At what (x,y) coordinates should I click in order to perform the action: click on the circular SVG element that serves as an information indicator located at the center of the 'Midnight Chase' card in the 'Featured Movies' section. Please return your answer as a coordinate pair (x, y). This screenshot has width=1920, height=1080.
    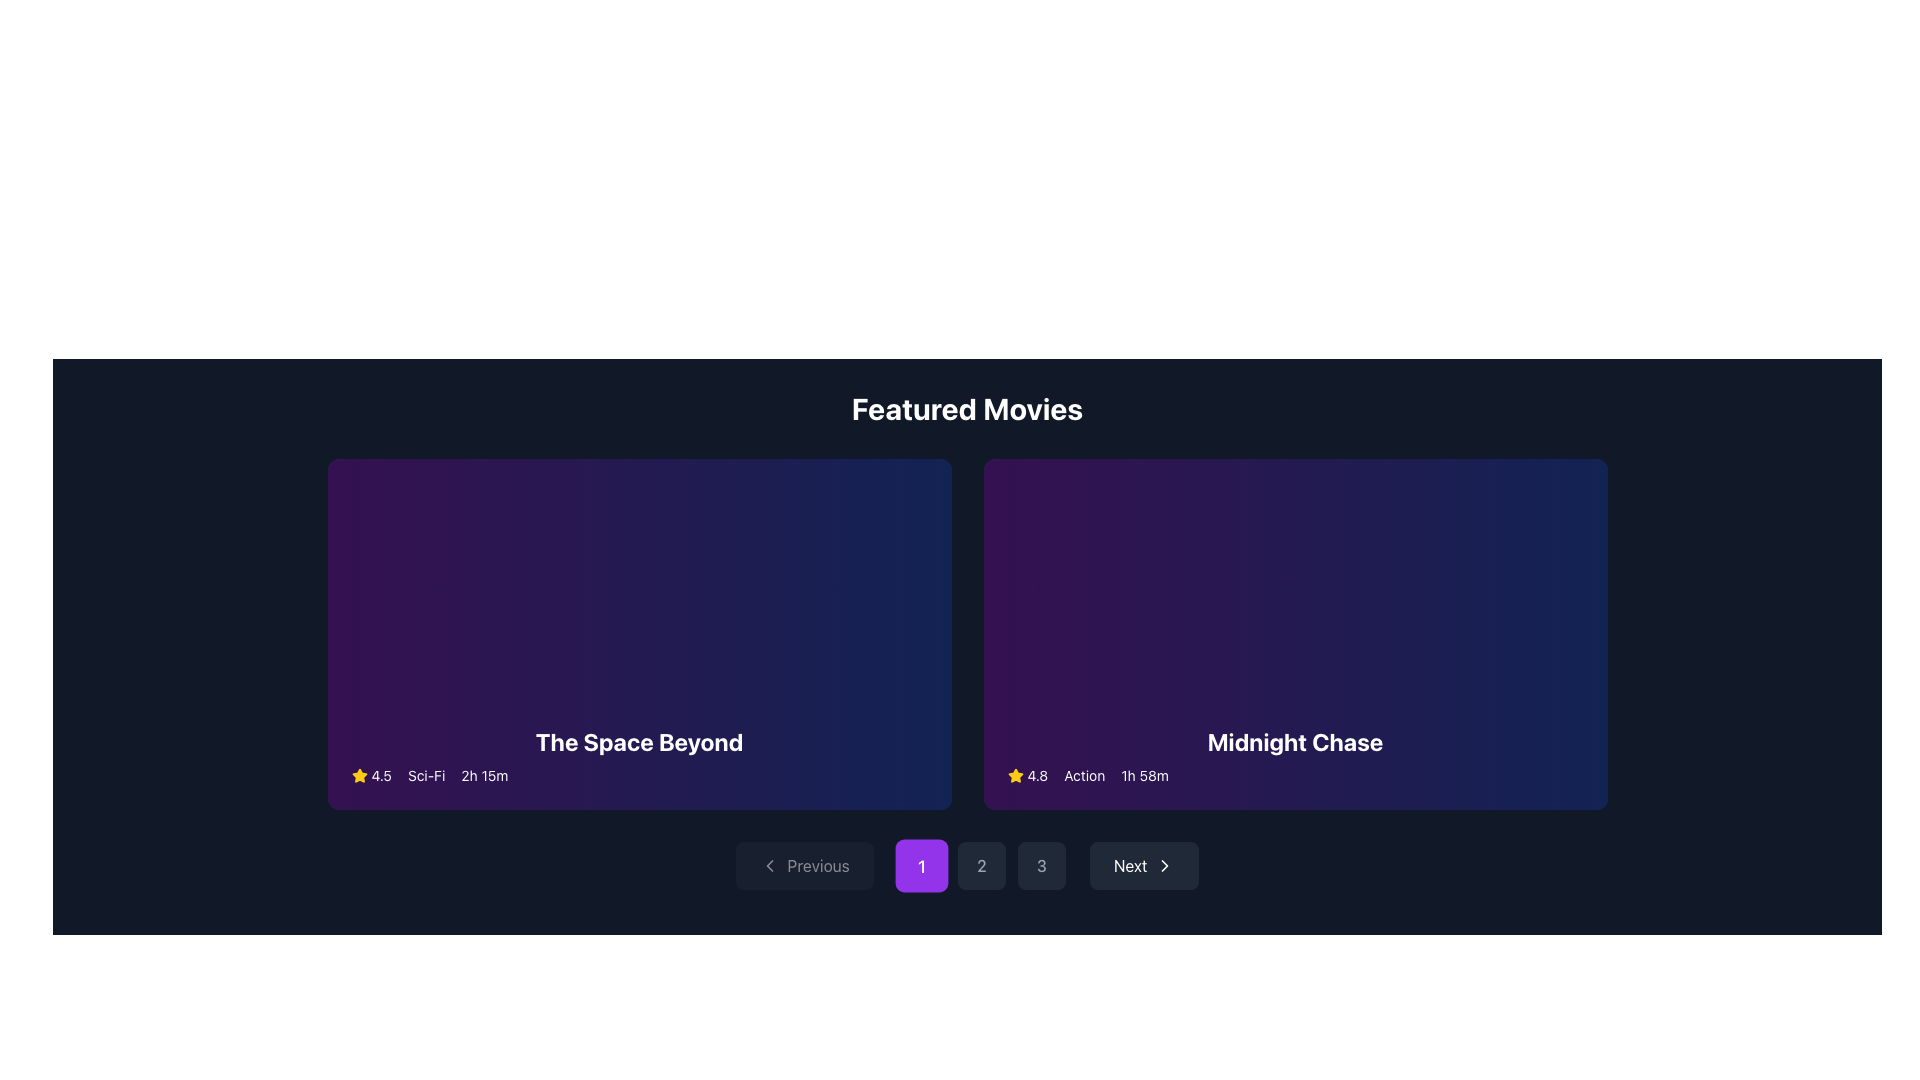
    Looking at the image, I should click on (1295, 634).